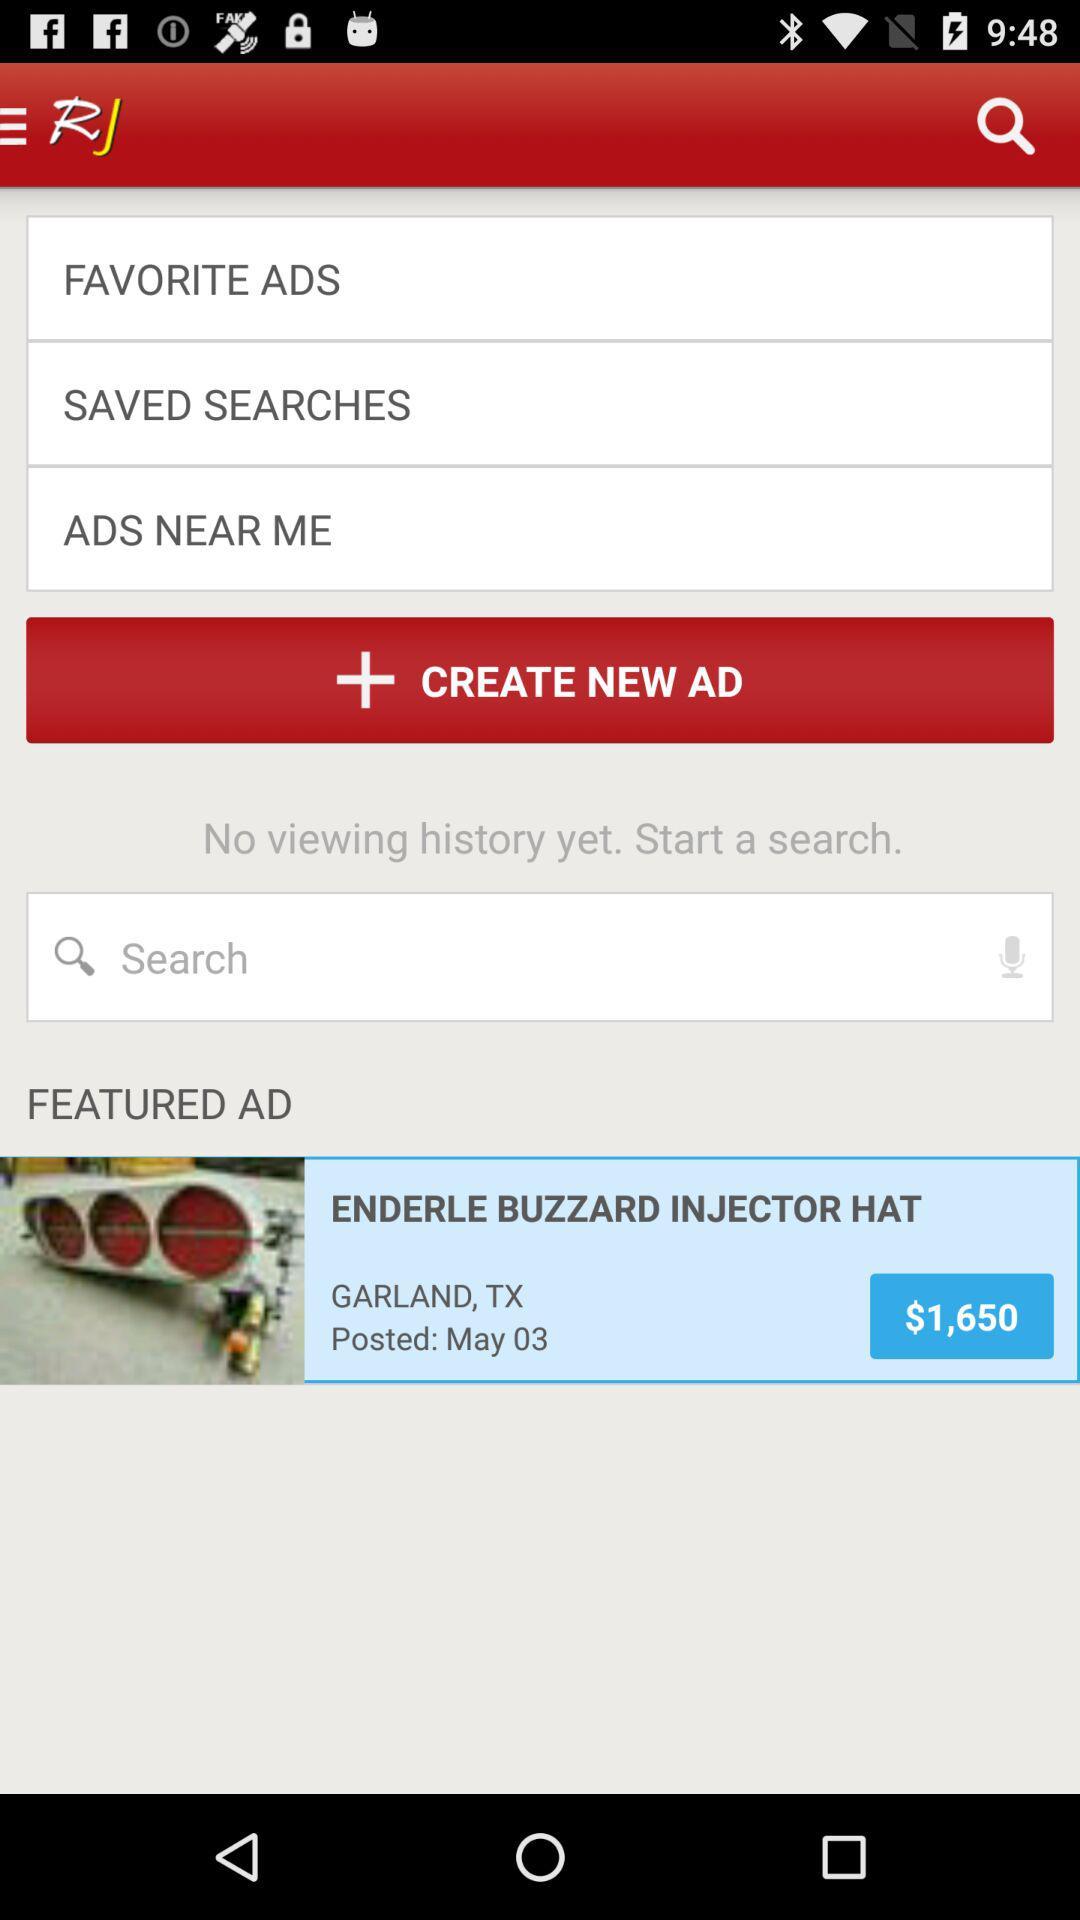  What do you see at coordinates (525, 402) in the screenshot?
I see `the saved searches item` at bounding box center [525, 402].